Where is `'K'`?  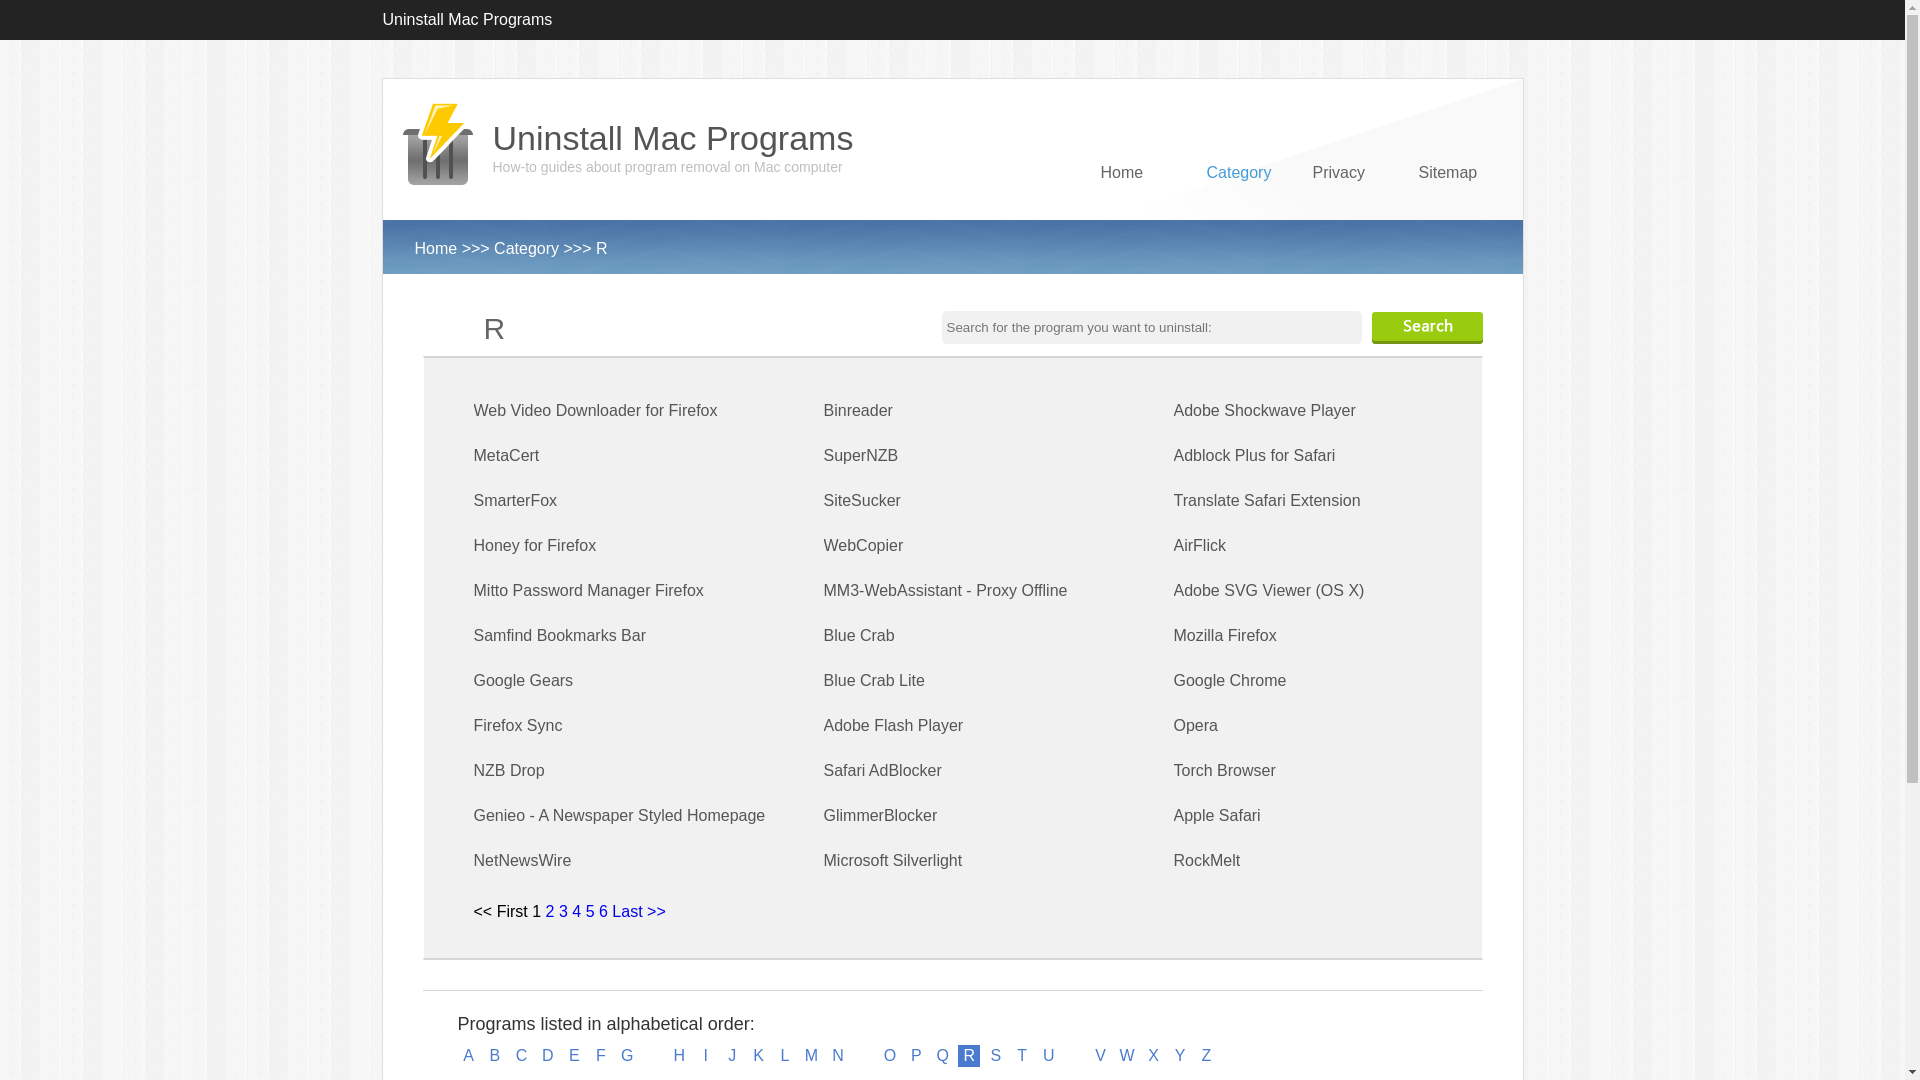
'K' is located at coordinates (757, 1055).